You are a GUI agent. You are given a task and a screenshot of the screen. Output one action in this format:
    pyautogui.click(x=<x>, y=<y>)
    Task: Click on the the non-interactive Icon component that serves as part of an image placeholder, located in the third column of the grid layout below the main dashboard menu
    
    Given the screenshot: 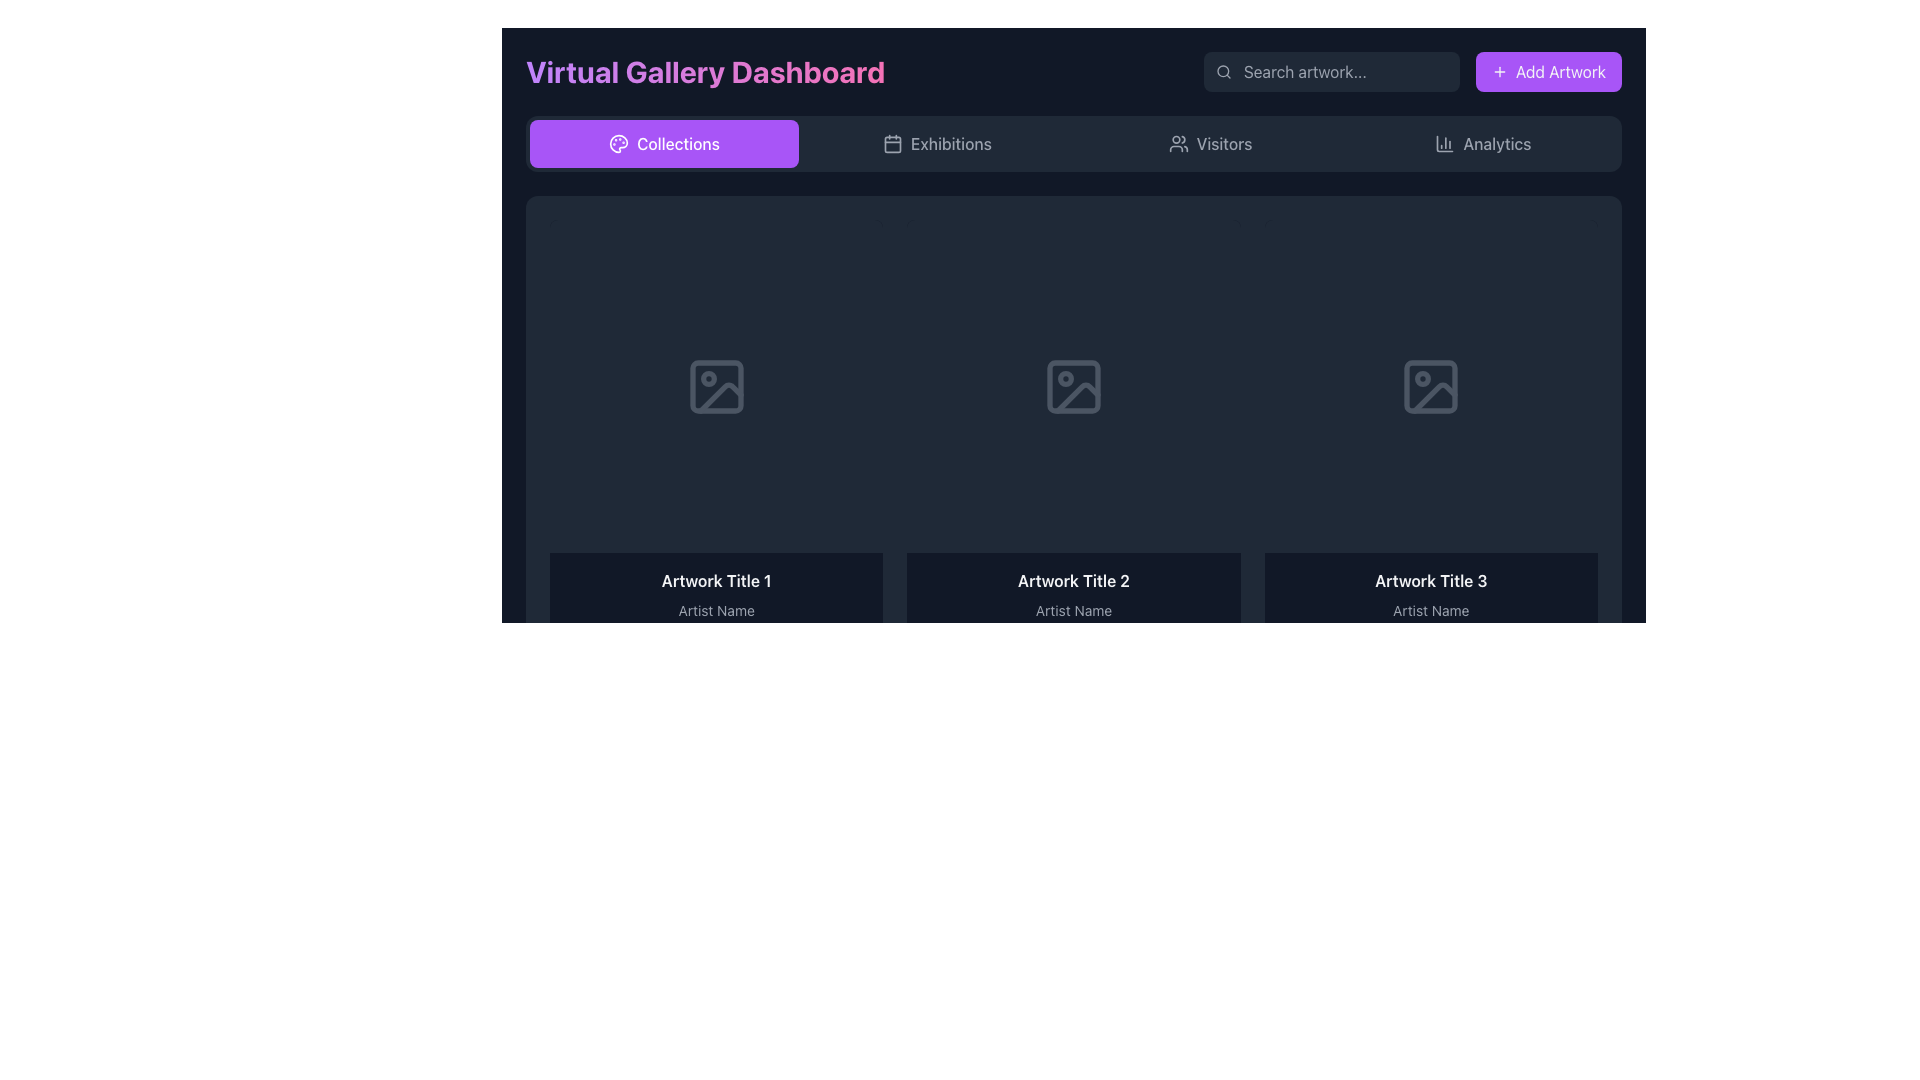 What is the action you would take?
    pyautogui.click(x=1430, y=386)
    